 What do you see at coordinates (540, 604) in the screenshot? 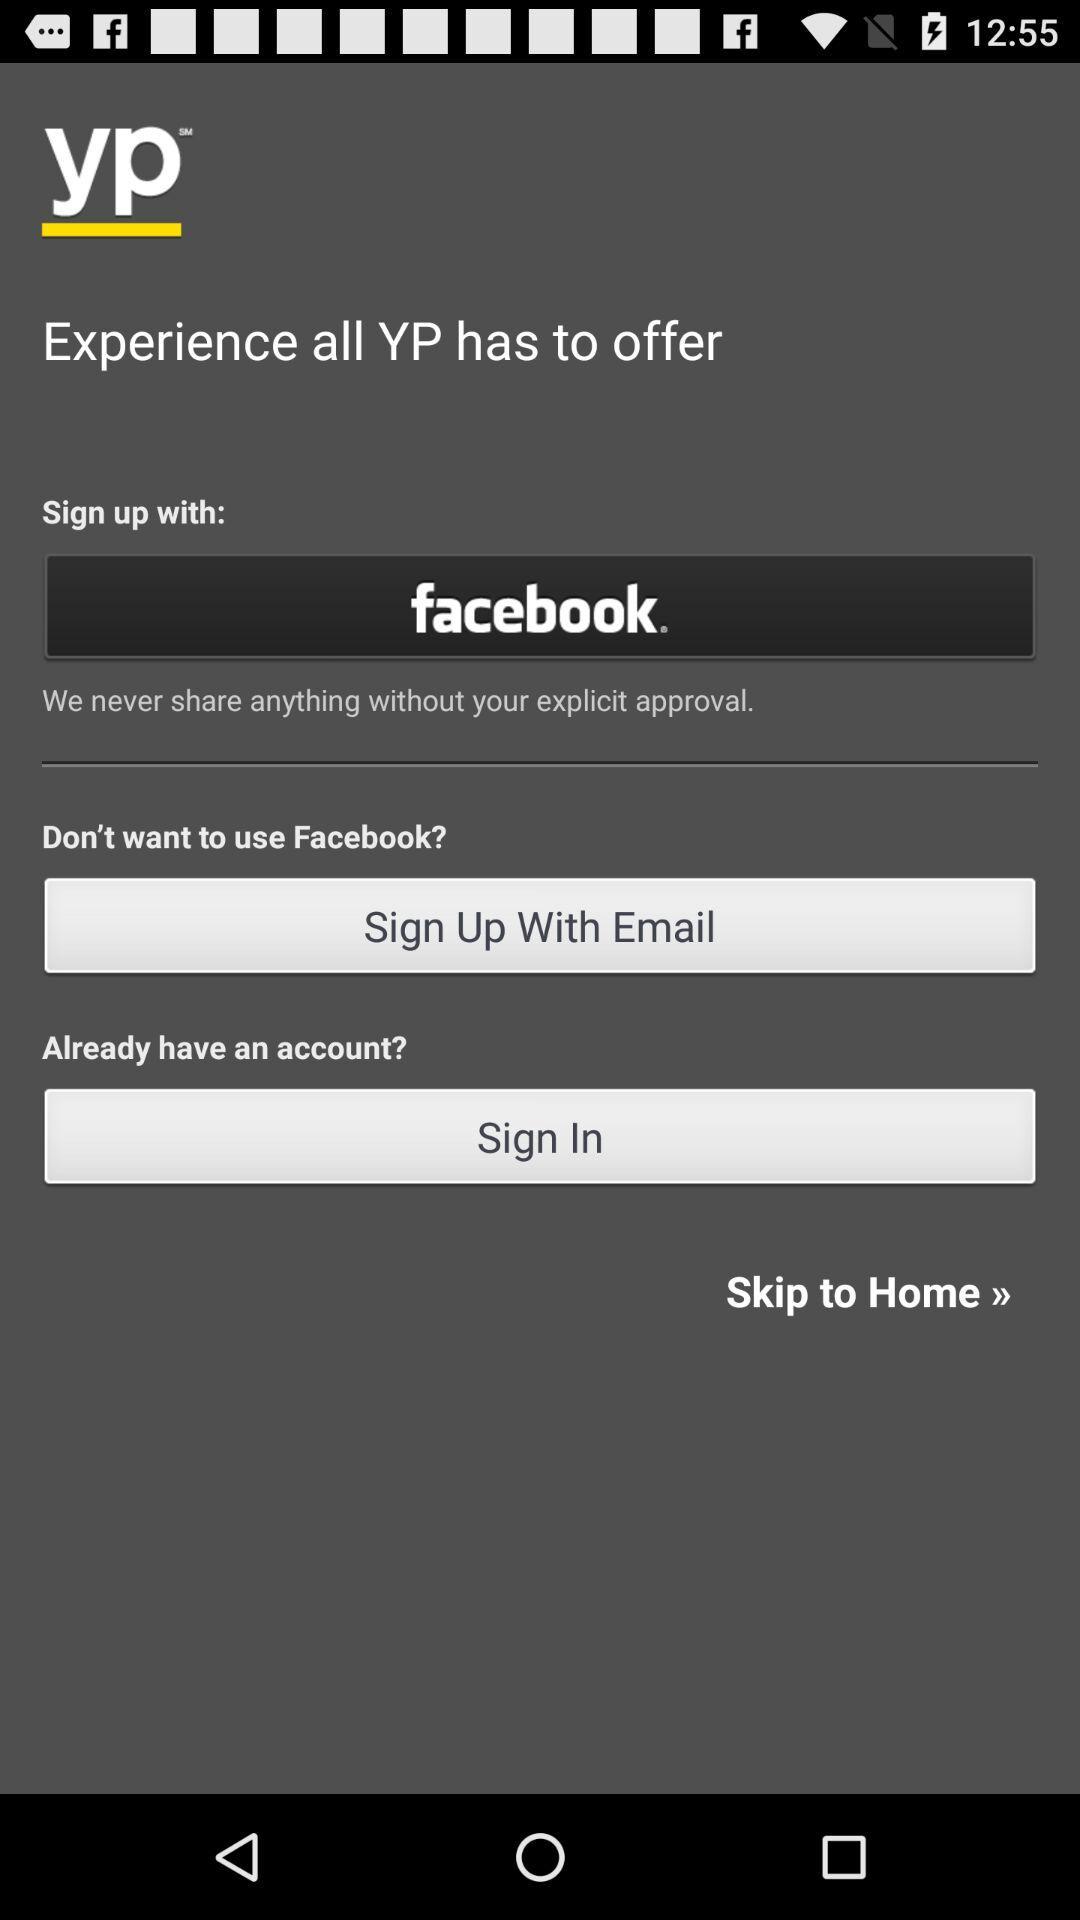
I see `sign up with facebook button` at bounding box center [540, 604].